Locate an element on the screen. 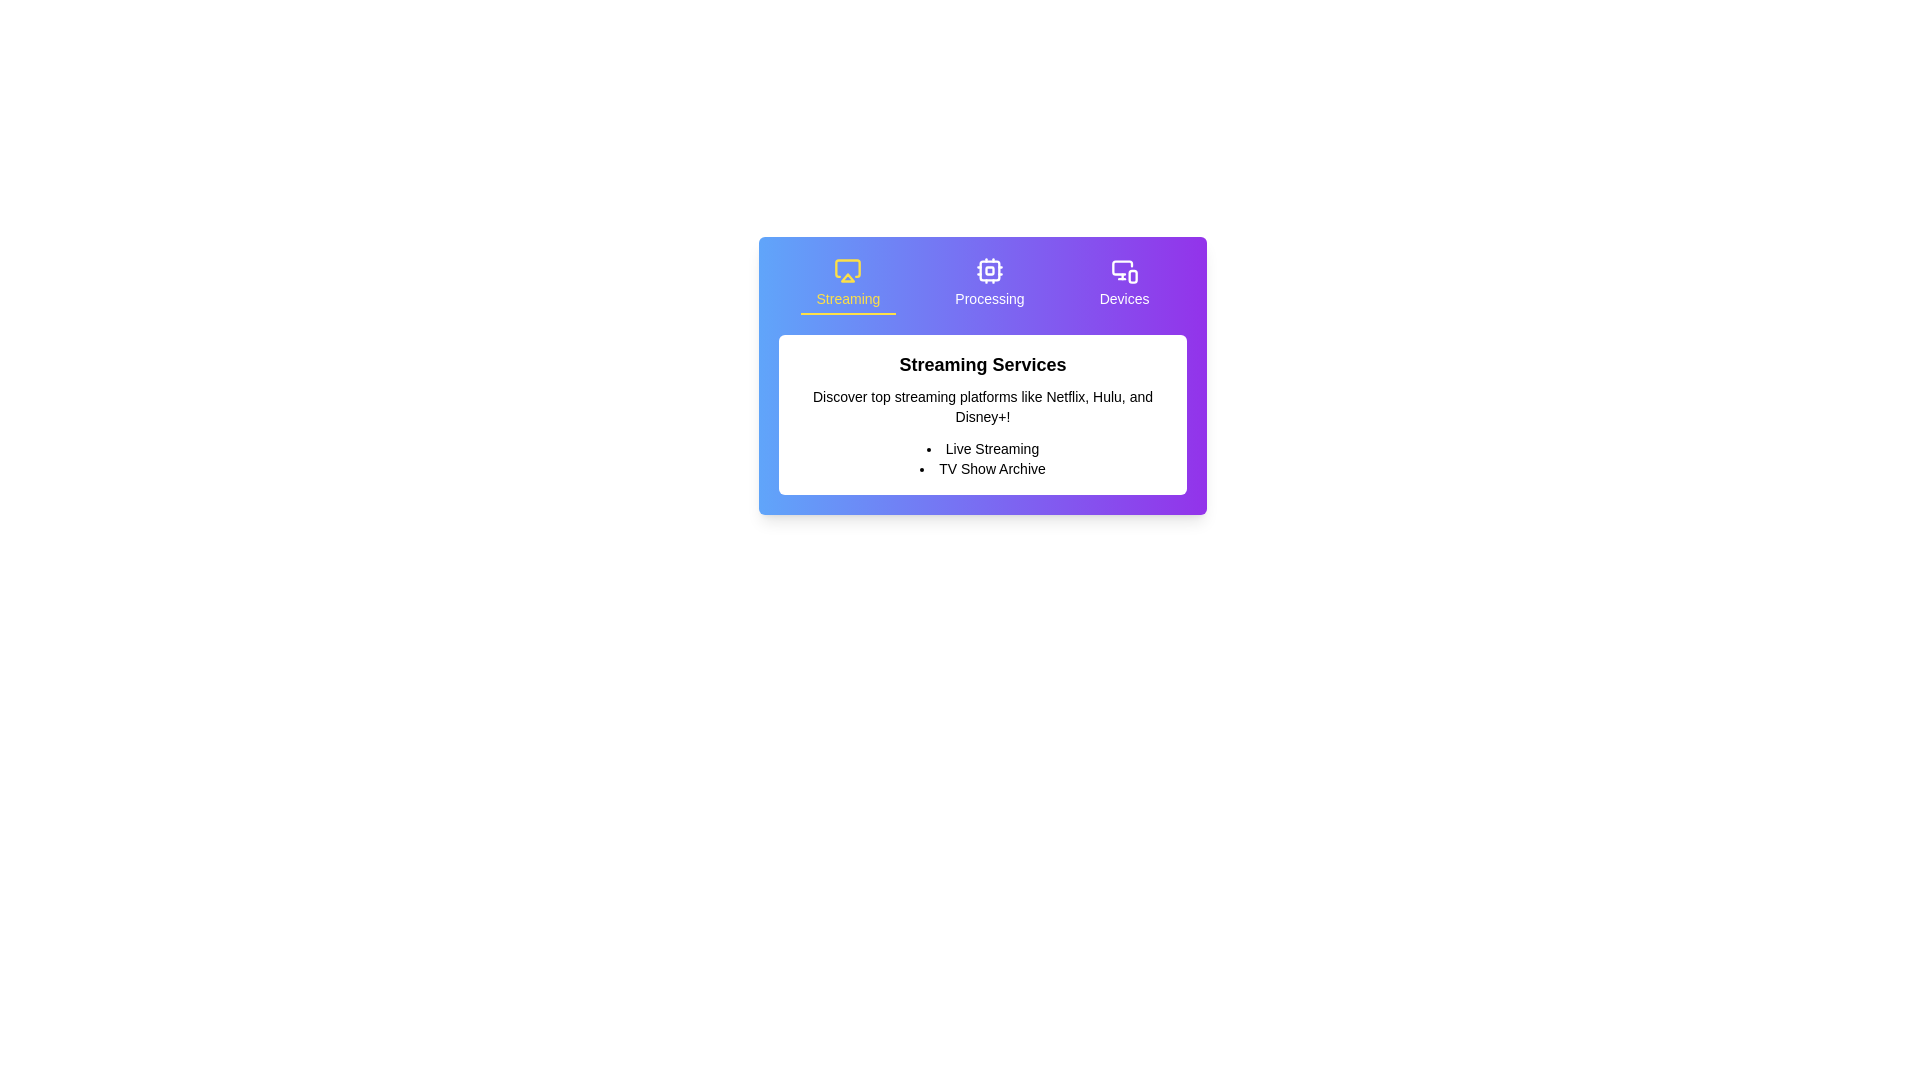  the rightmost button in a group of three that functions as a navigation option for devices is located at coordinates (1124, 285).